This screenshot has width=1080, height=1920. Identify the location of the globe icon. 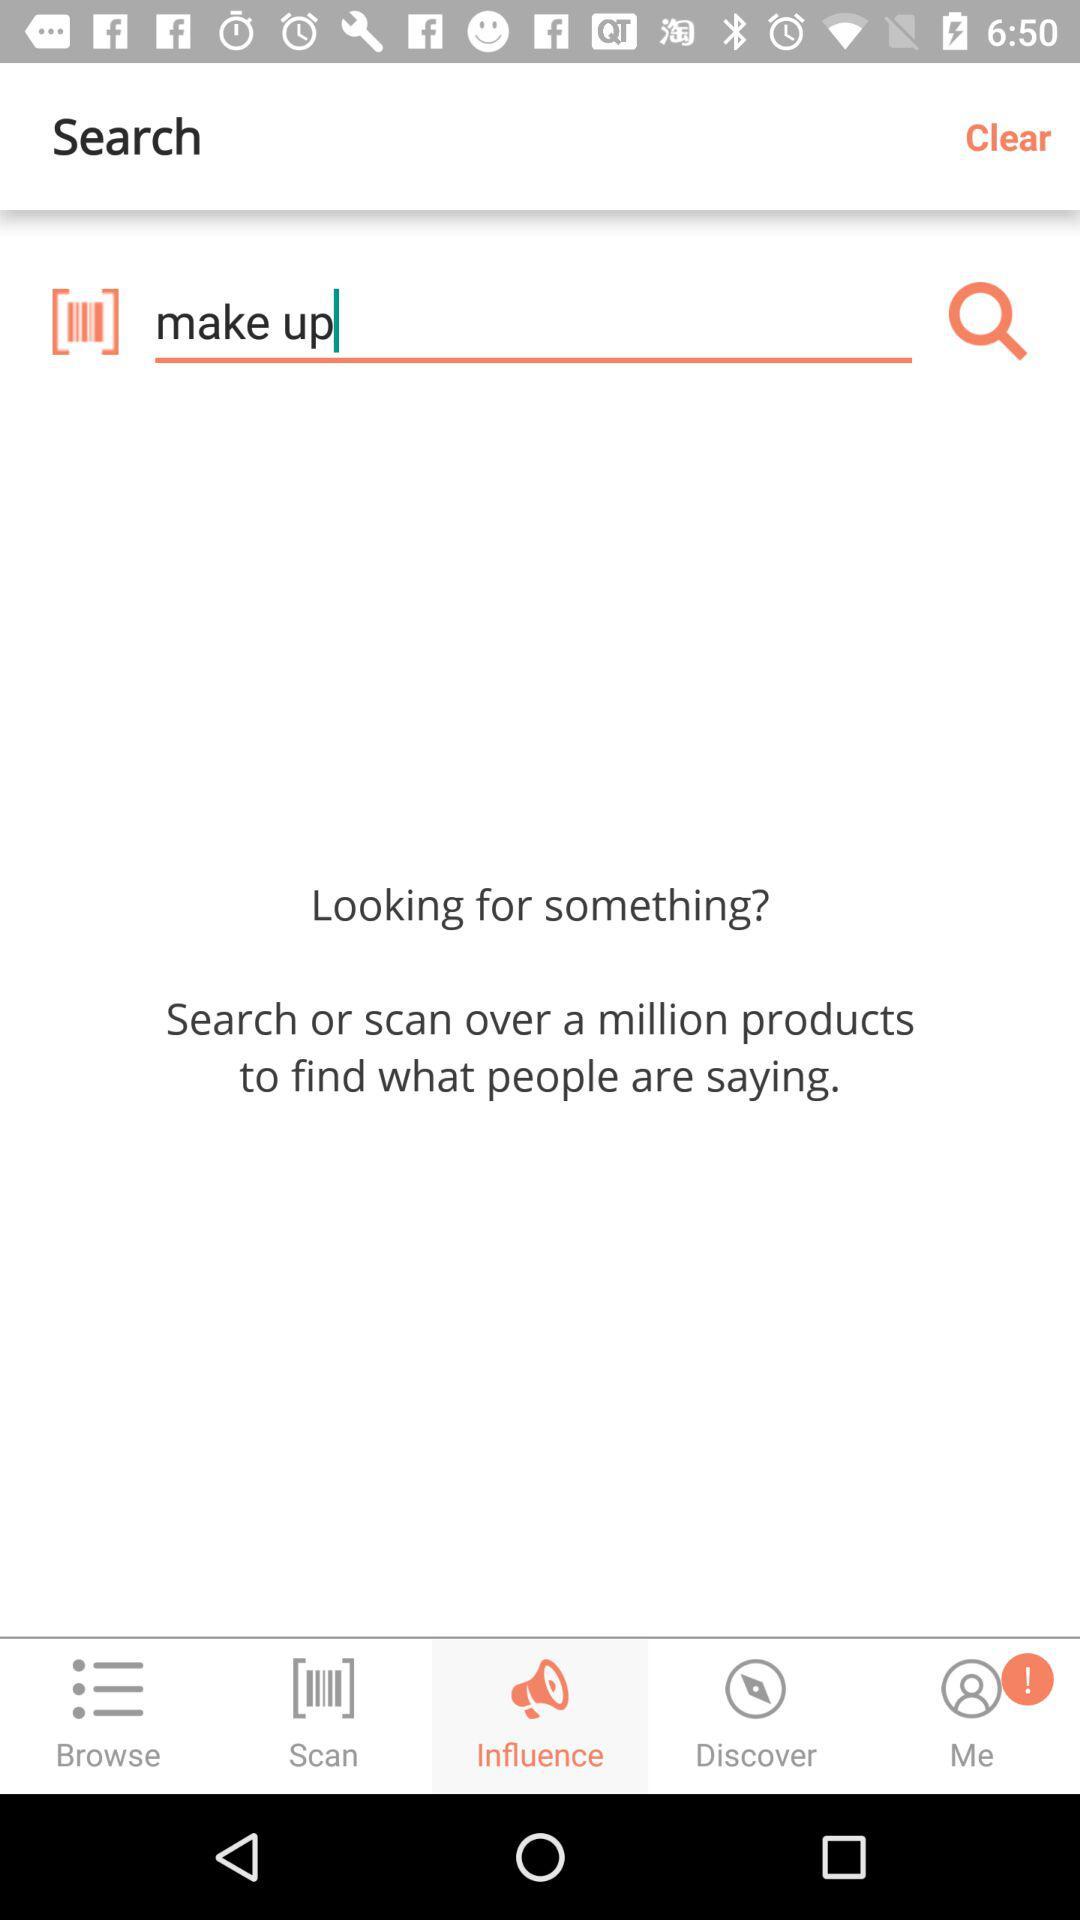
(540, 1715).